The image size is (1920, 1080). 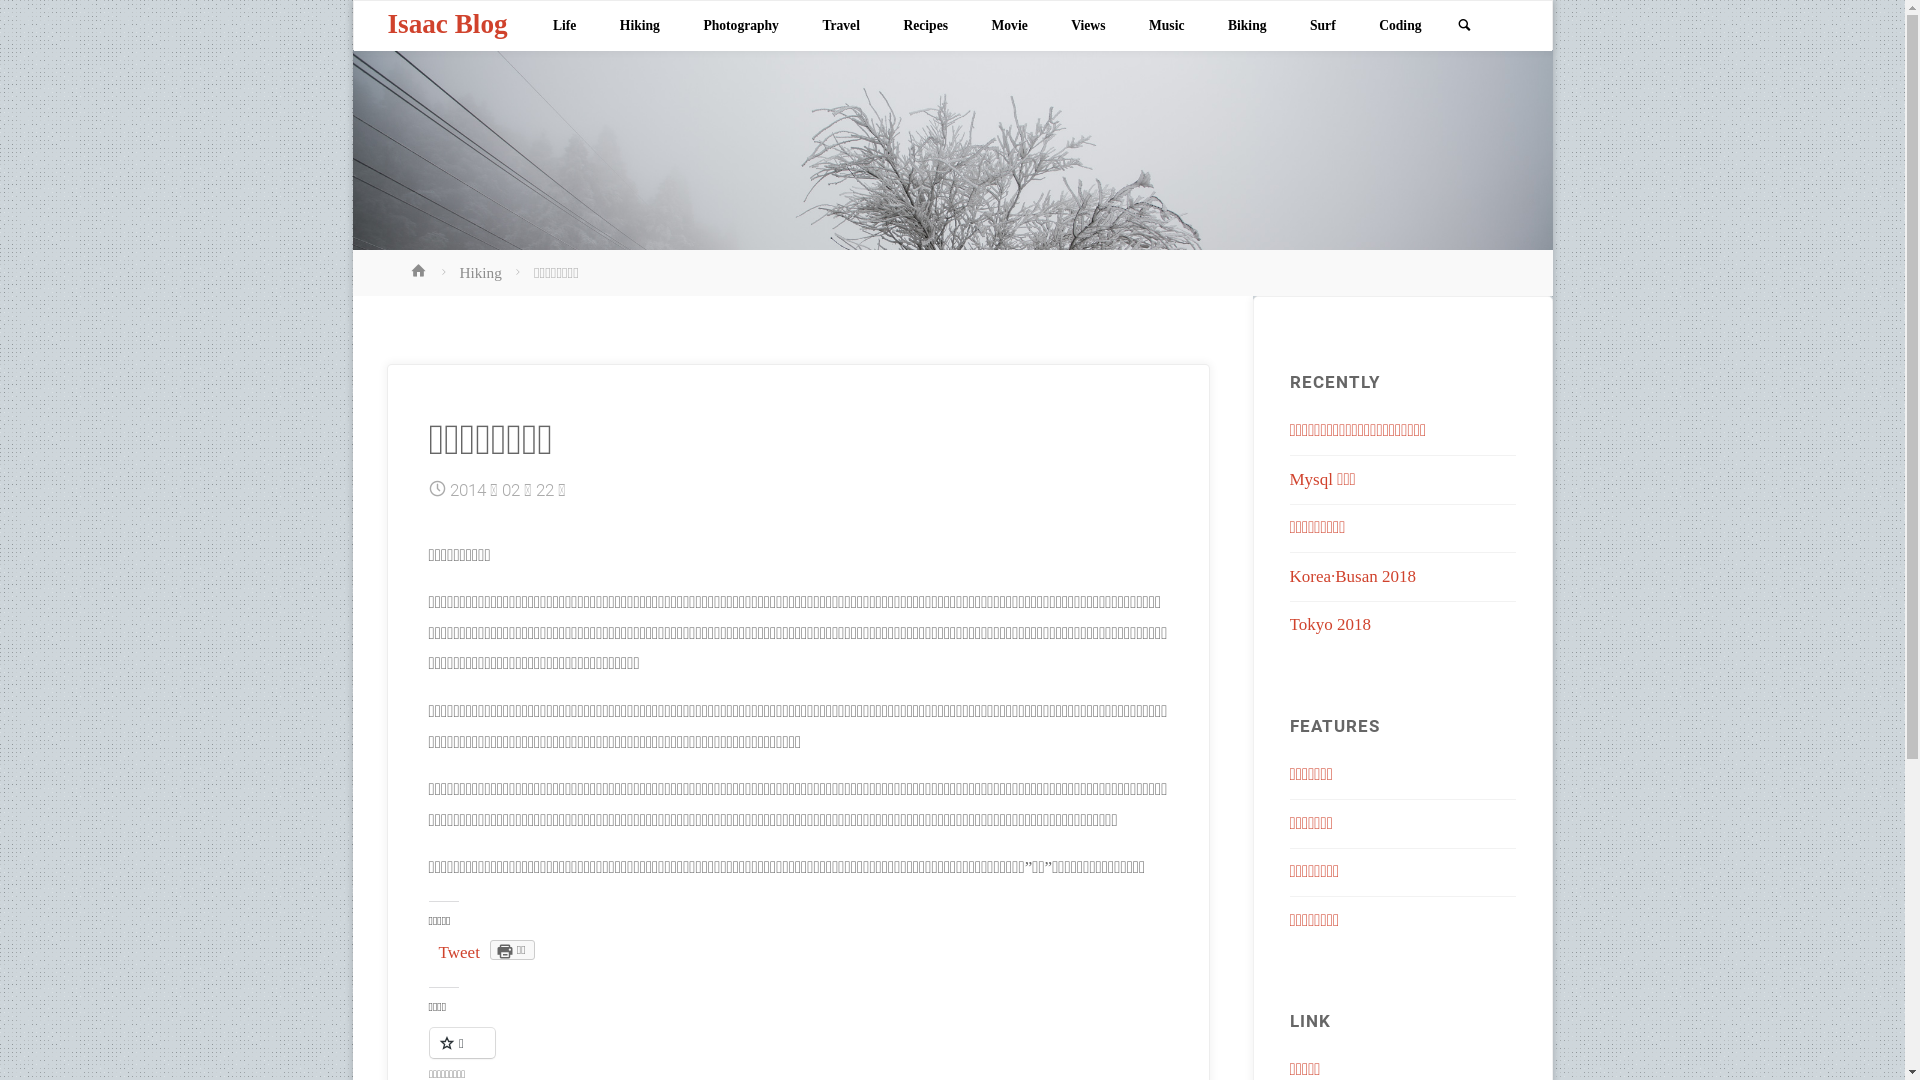 What do you see at coordinates (740, 26) in the screenshot?
I see `'Photography'` at bounding box center [740, 26].